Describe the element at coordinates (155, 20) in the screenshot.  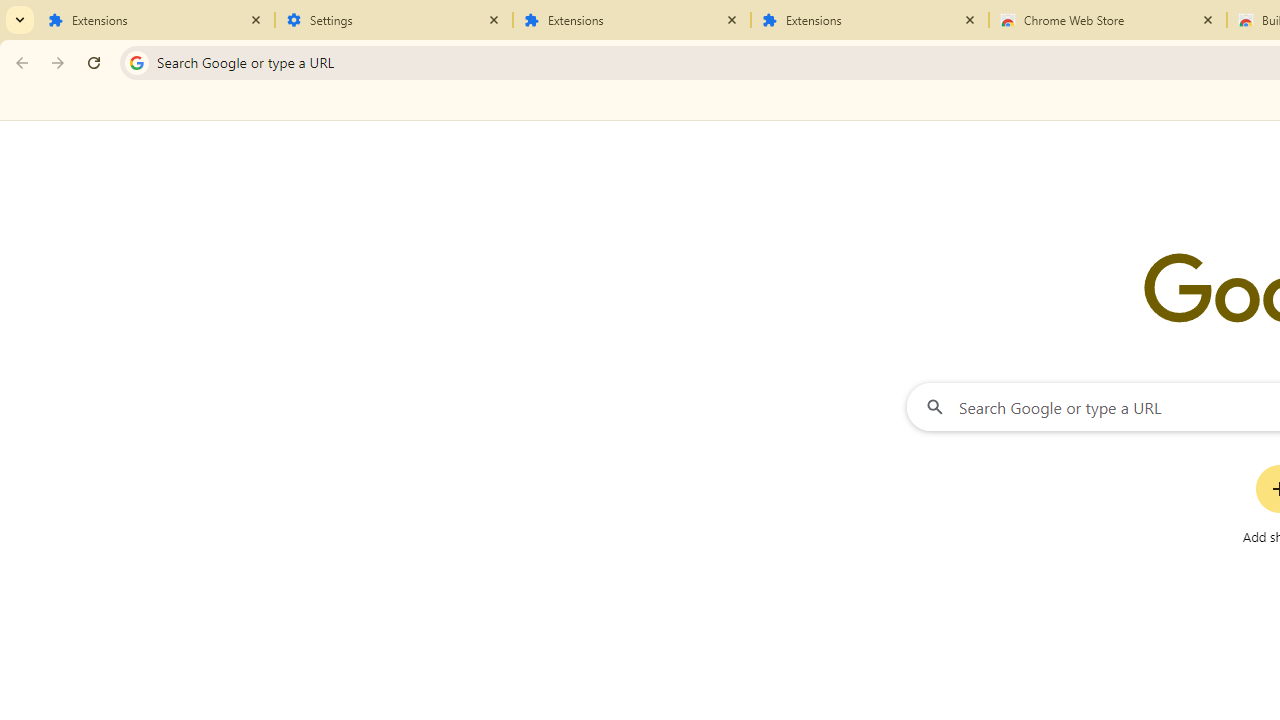
I see `'Extensions'` at that location.